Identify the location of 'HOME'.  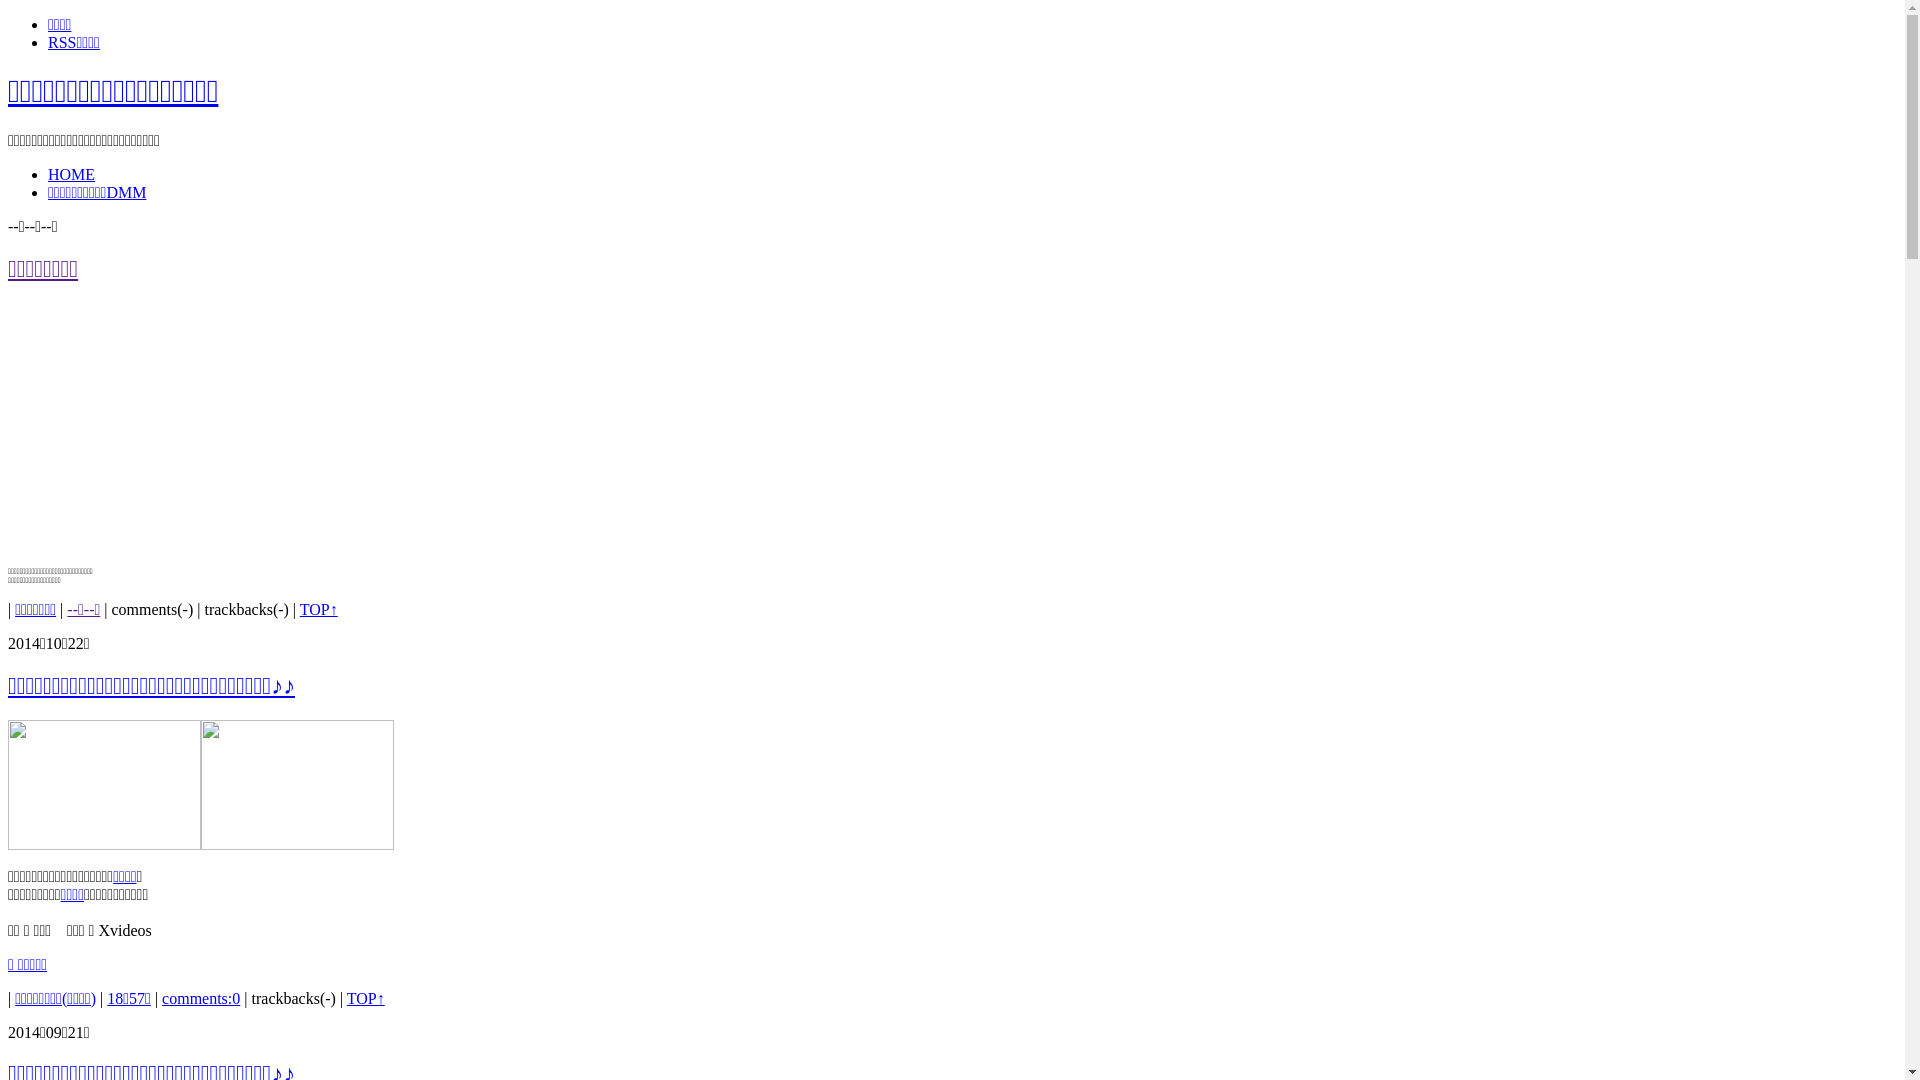
(71, 173).